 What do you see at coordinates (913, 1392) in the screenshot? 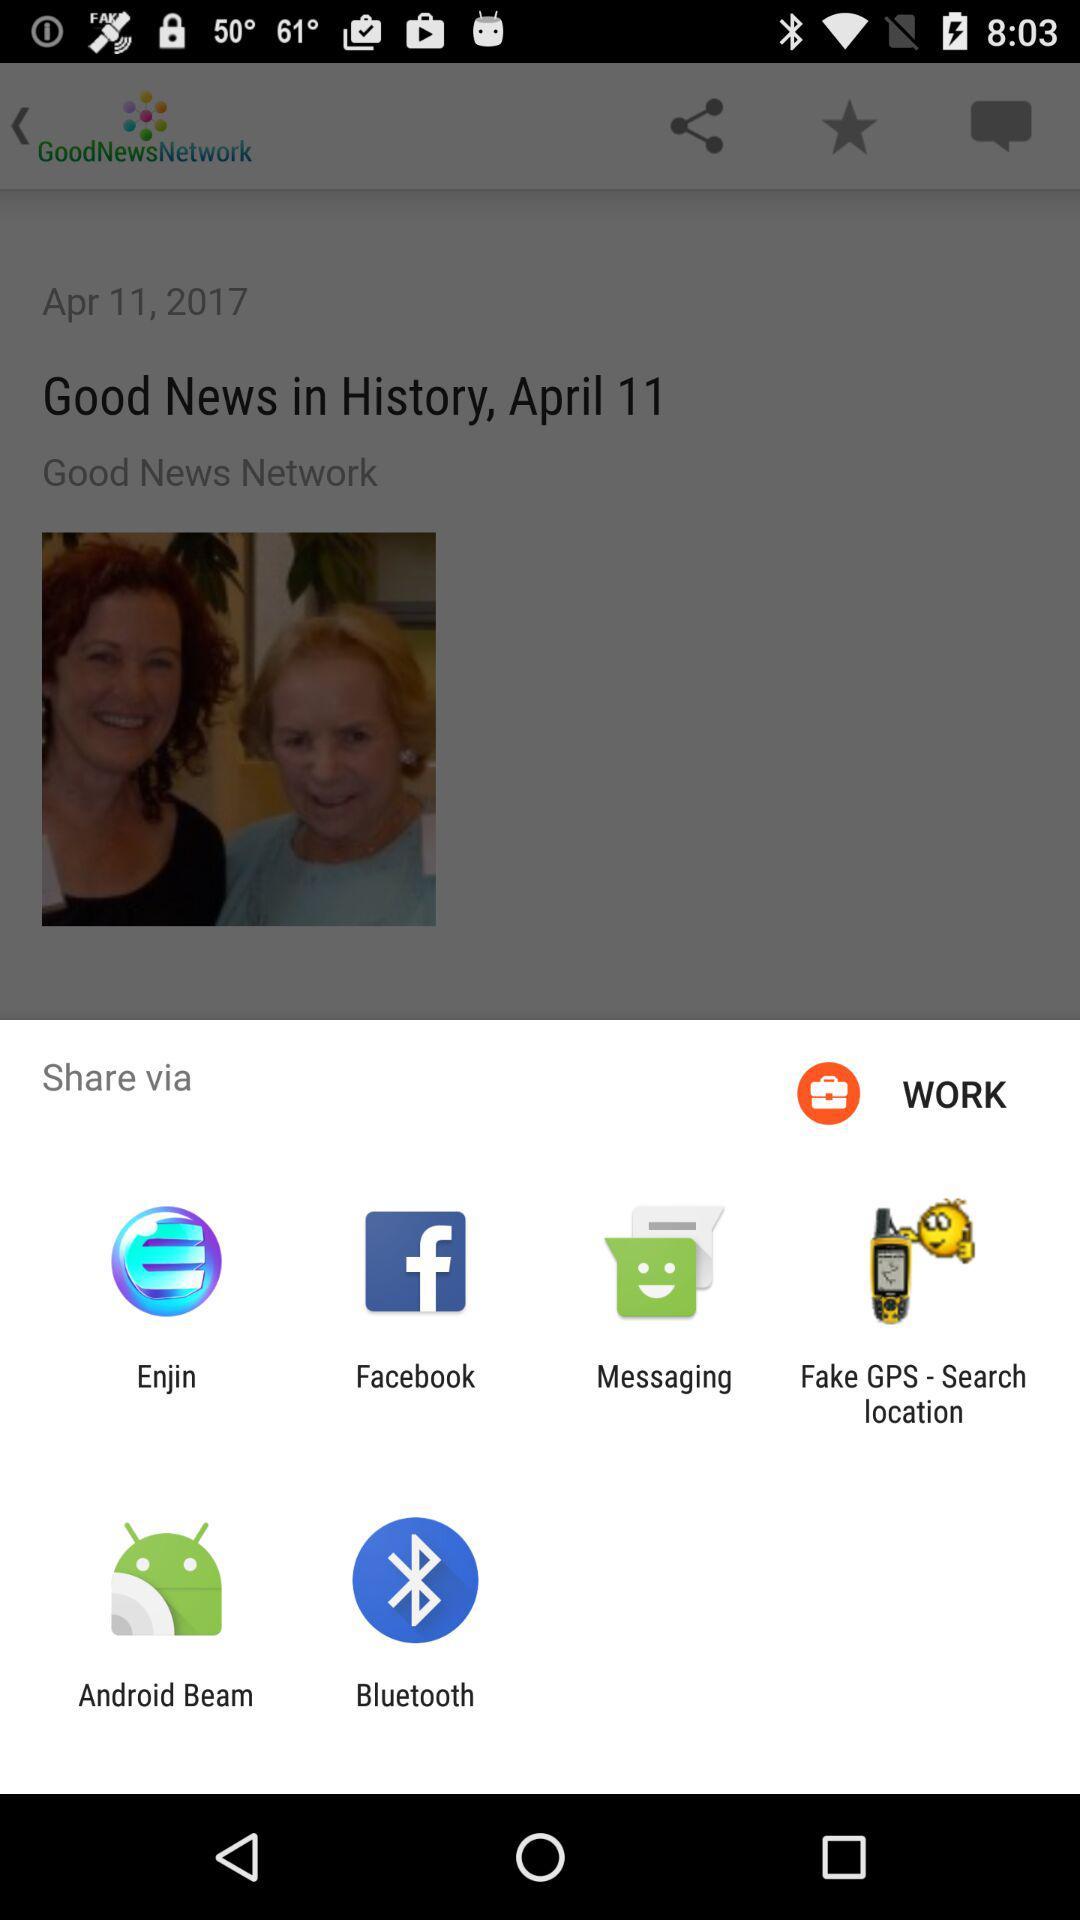
I see `the item next to the messaging item` at bounding box center [913, 1392].